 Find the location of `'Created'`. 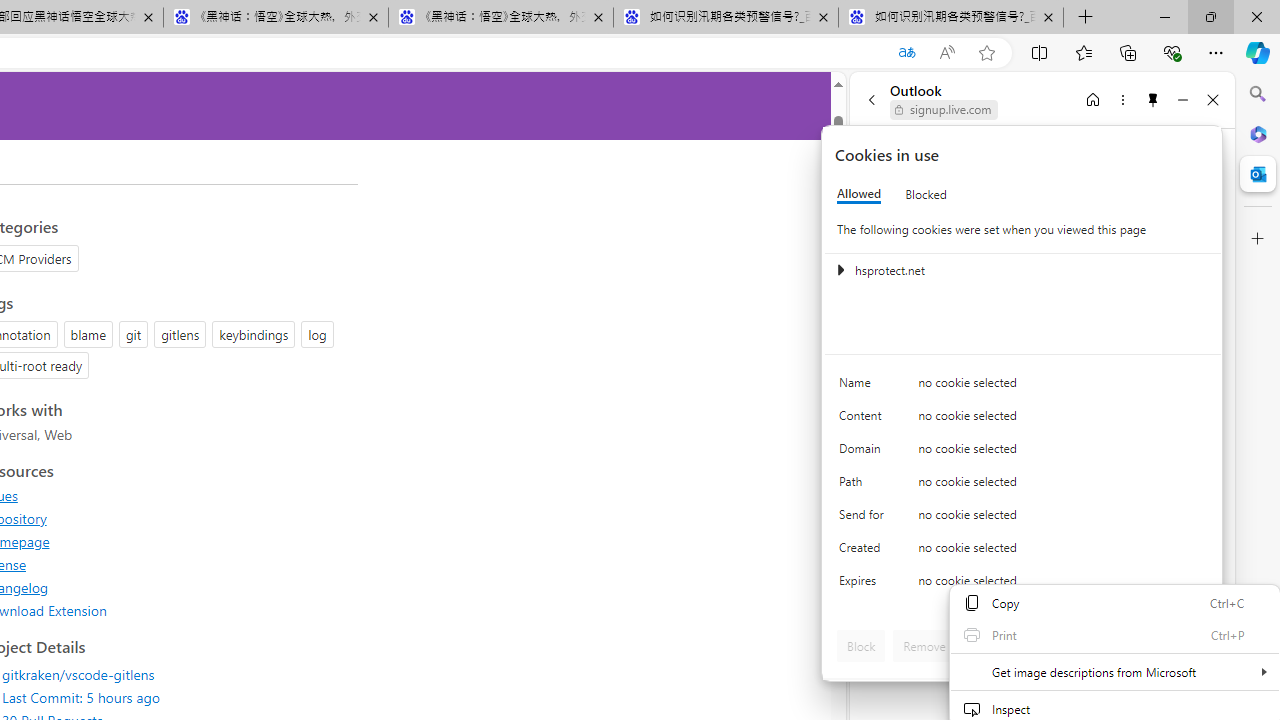

'Created' is located at coordinates (865, 552).